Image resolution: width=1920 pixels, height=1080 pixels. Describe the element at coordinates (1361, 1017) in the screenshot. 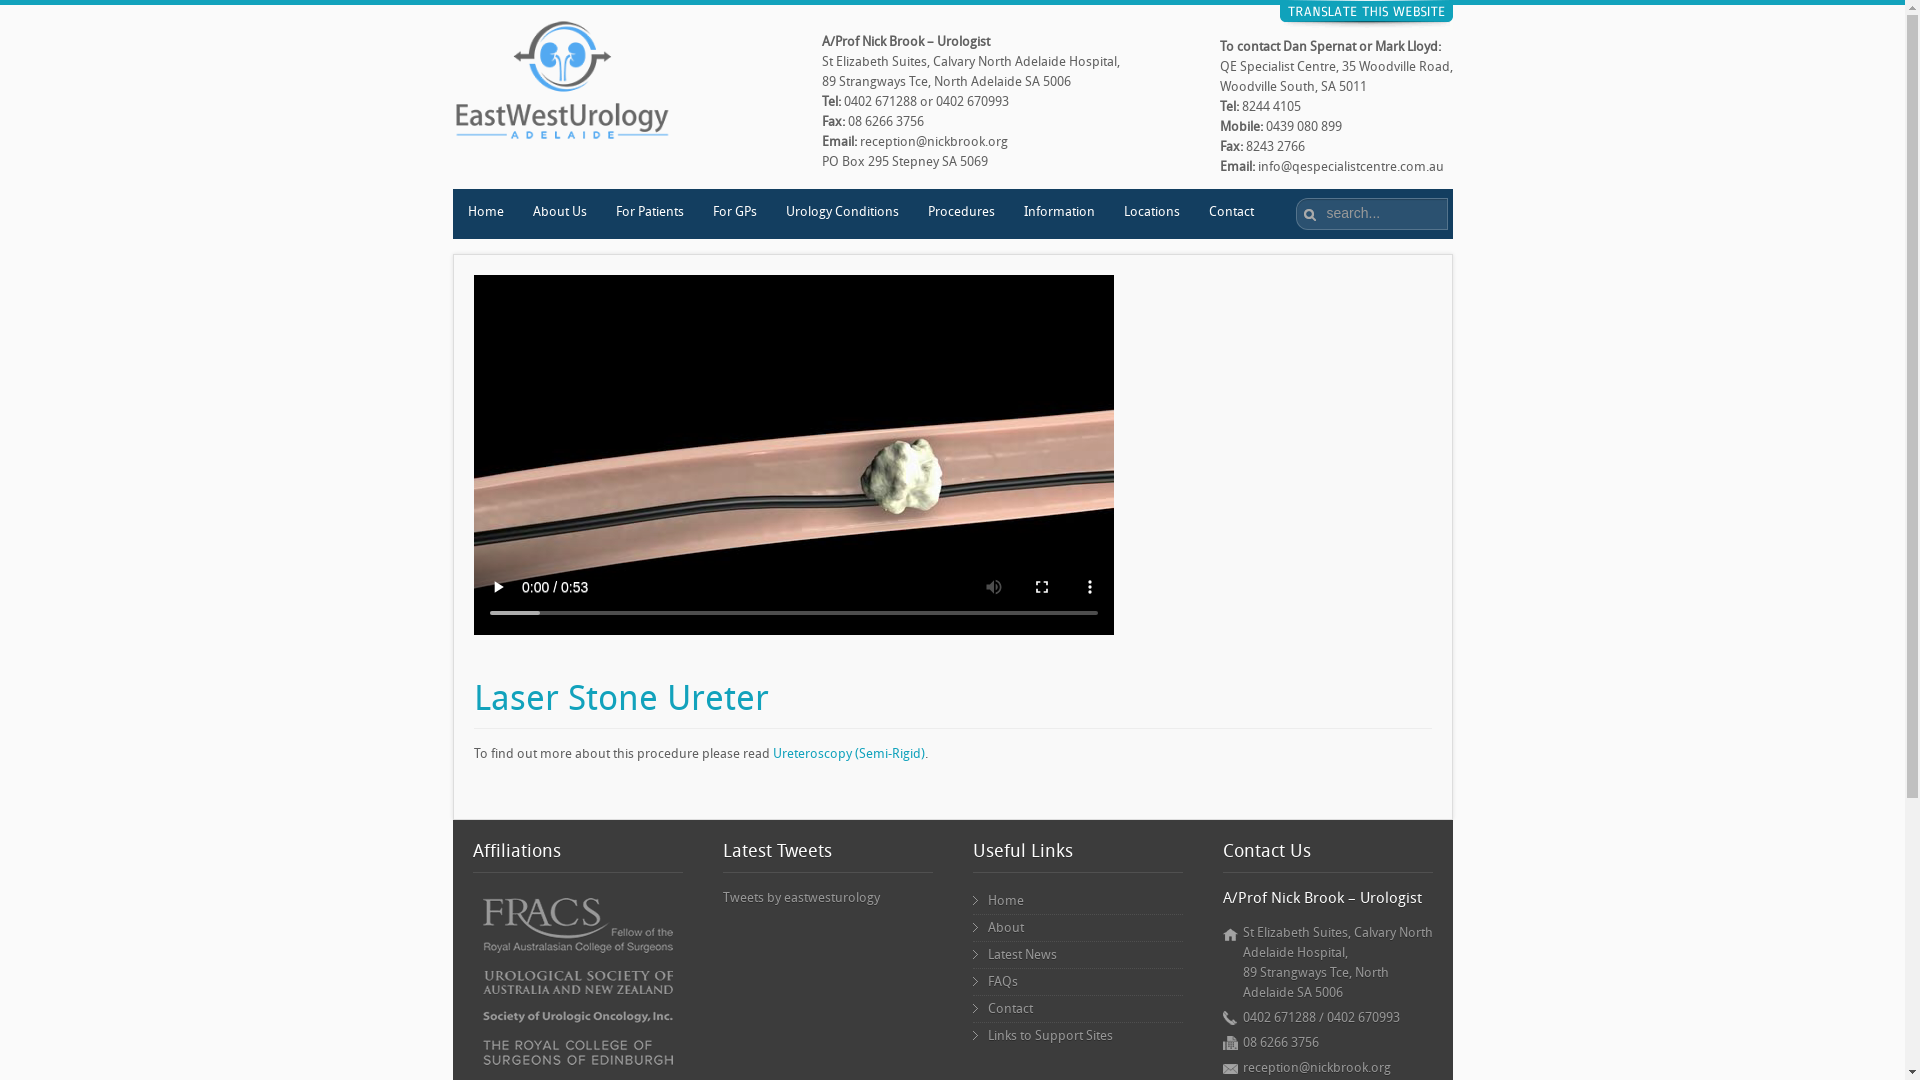

I see `'0402 670993'` at that location.